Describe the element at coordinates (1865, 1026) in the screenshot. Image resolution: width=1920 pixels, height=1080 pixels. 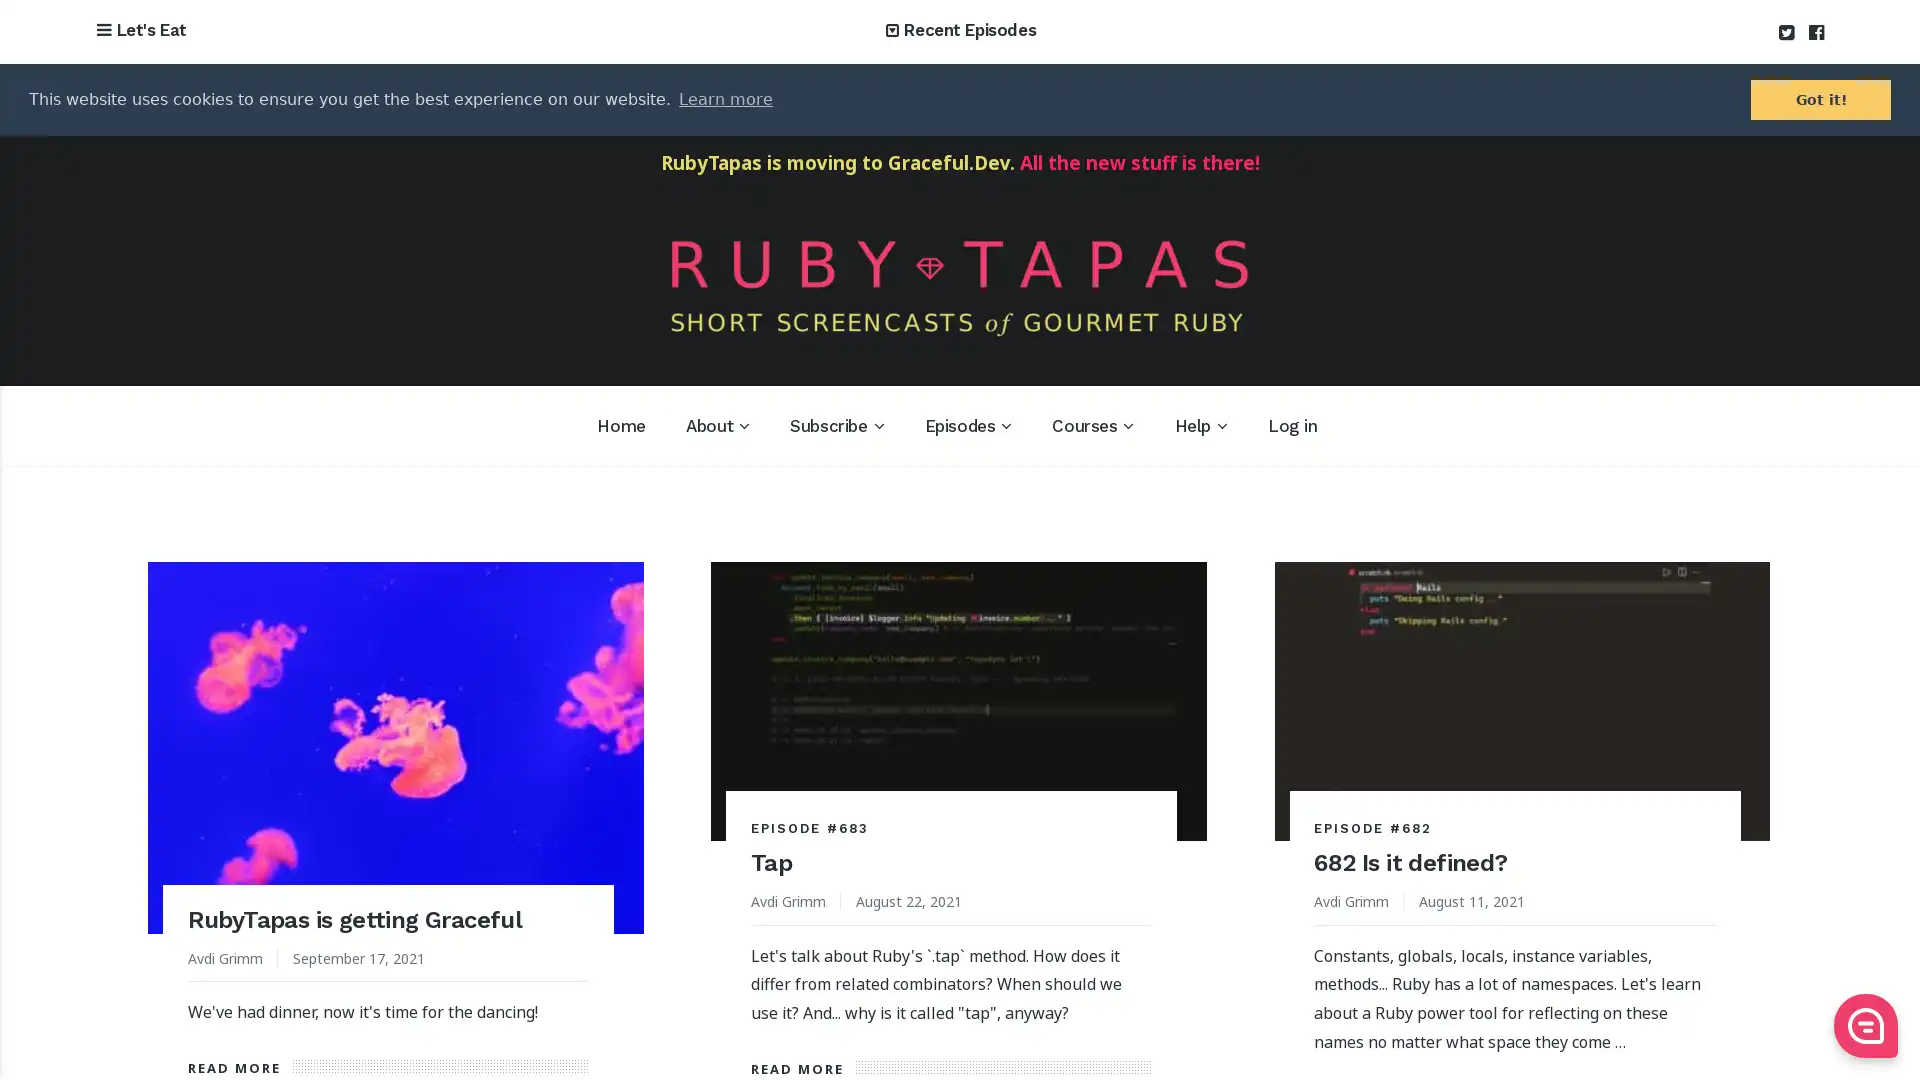
I see `Launch Front Chat` at that location.